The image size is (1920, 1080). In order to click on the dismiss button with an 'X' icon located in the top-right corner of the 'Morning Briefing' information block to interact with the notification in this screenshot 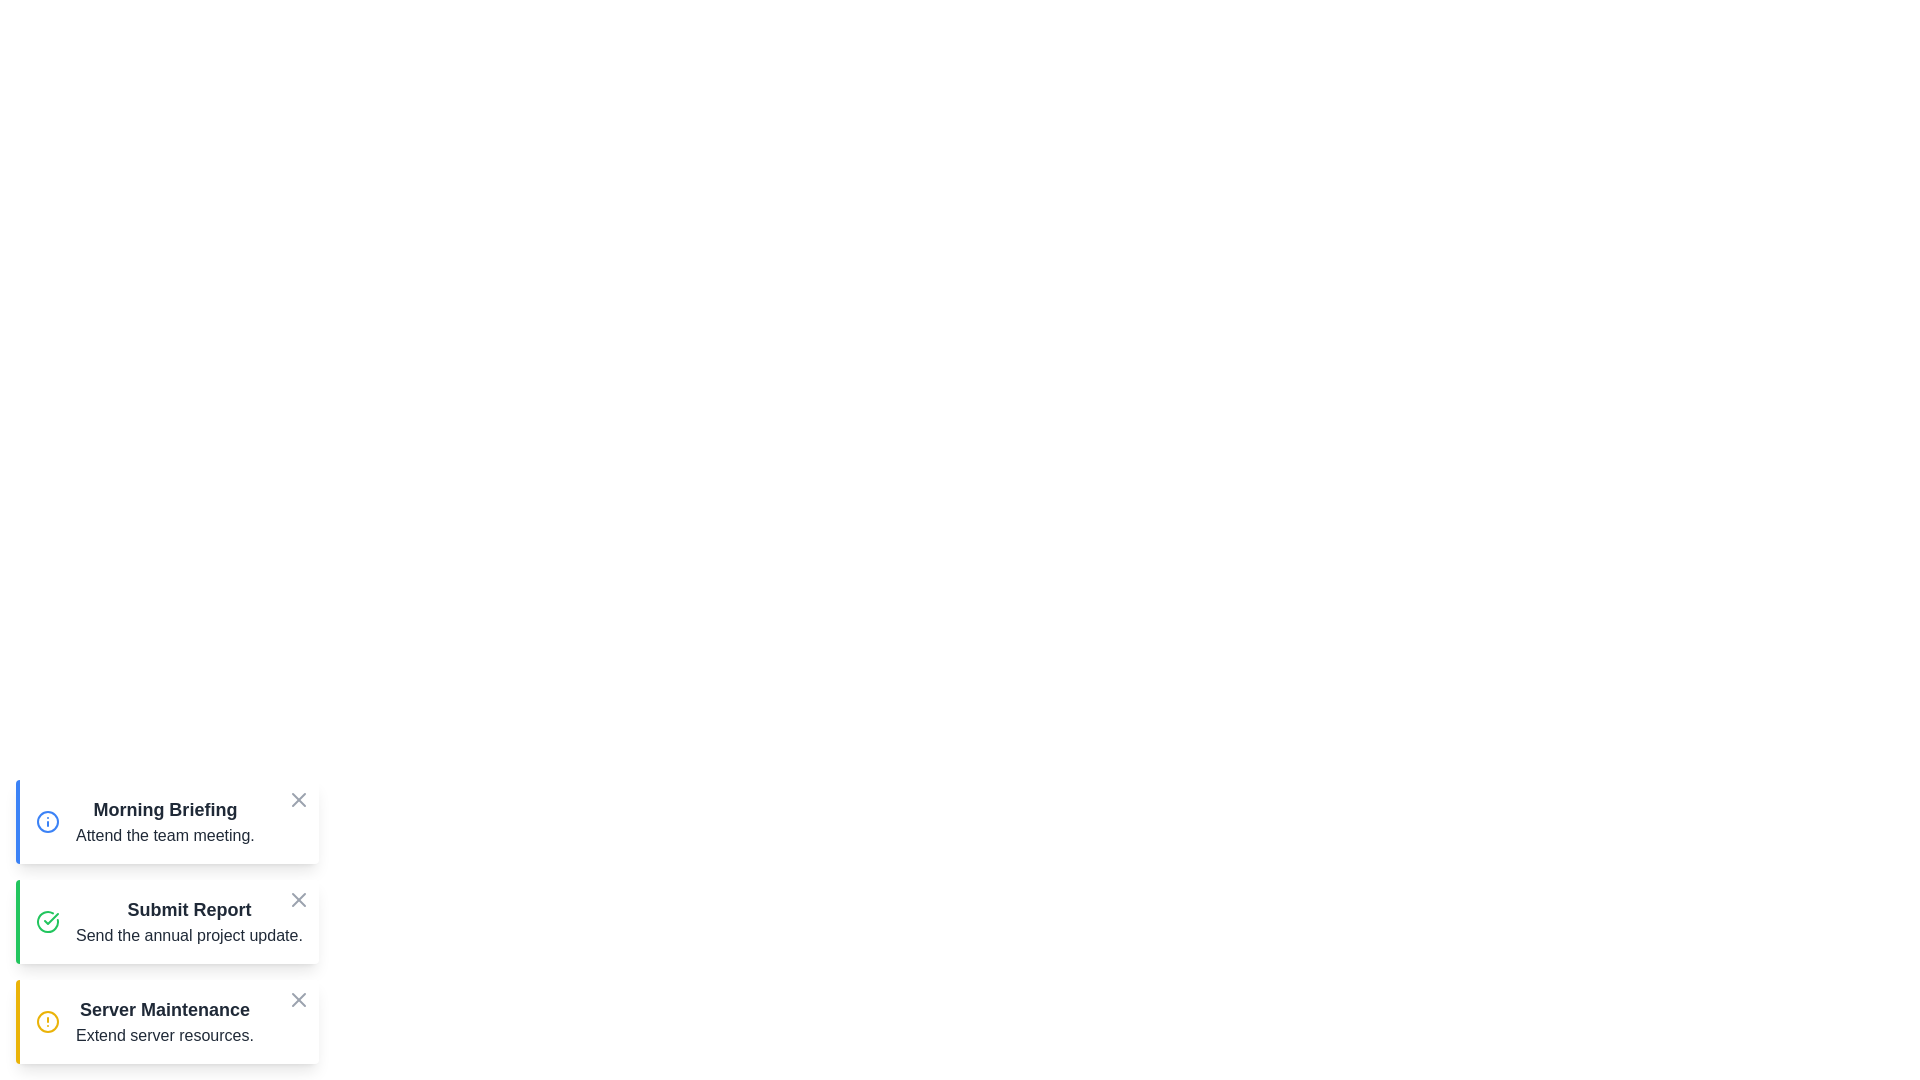, I will do `click(297, 802)`.